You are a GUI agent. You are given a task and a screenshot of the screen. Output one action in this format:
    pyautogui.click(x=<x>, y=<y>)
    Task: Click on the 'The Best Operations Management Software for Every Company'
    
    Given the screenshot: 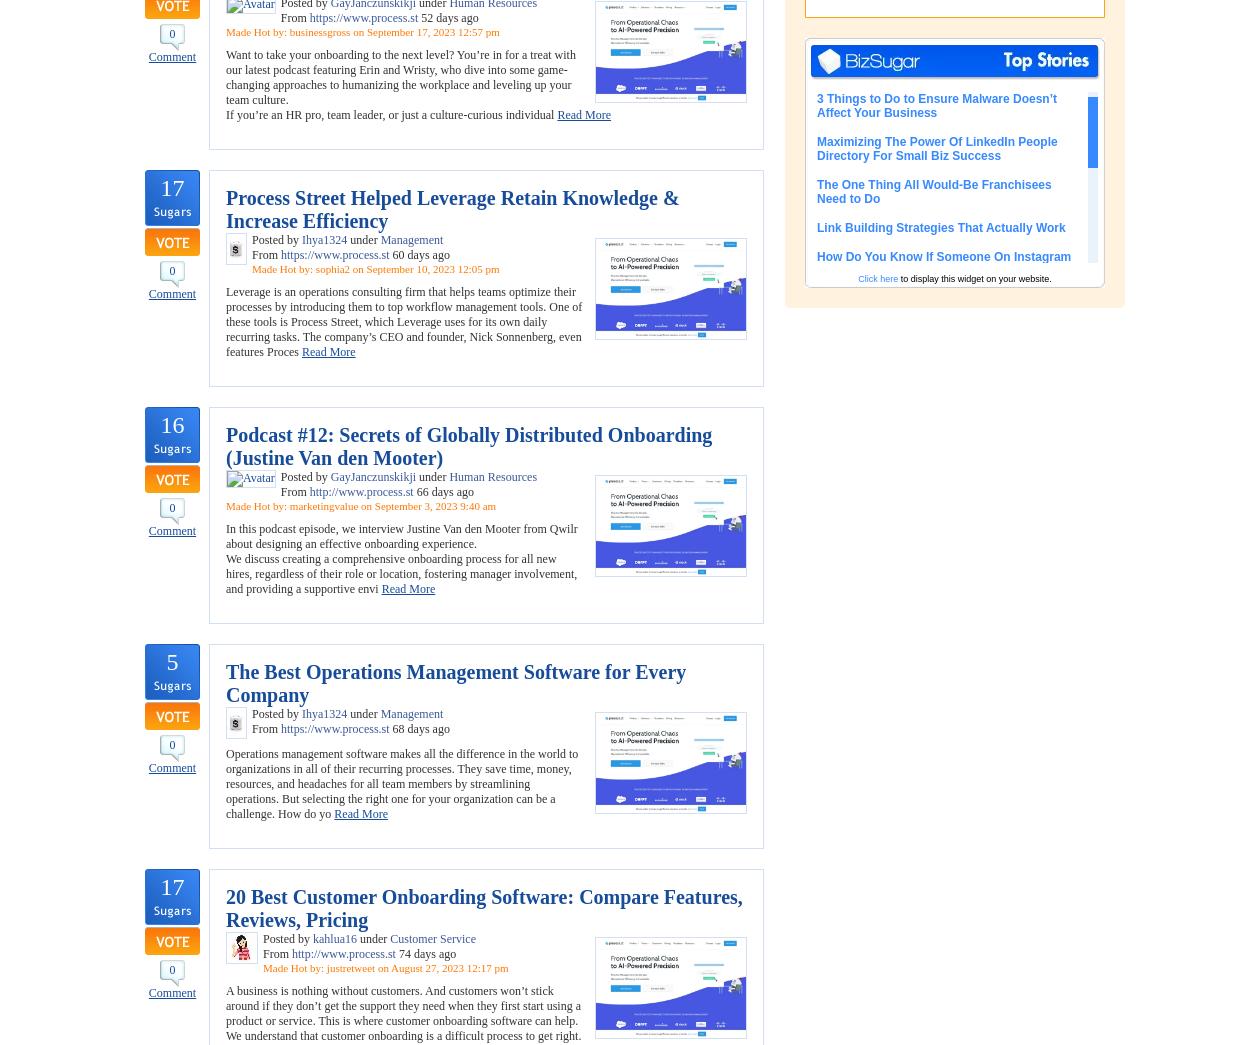 What is the action you would take?
    pyautogui.click(x=455, y=683)
    